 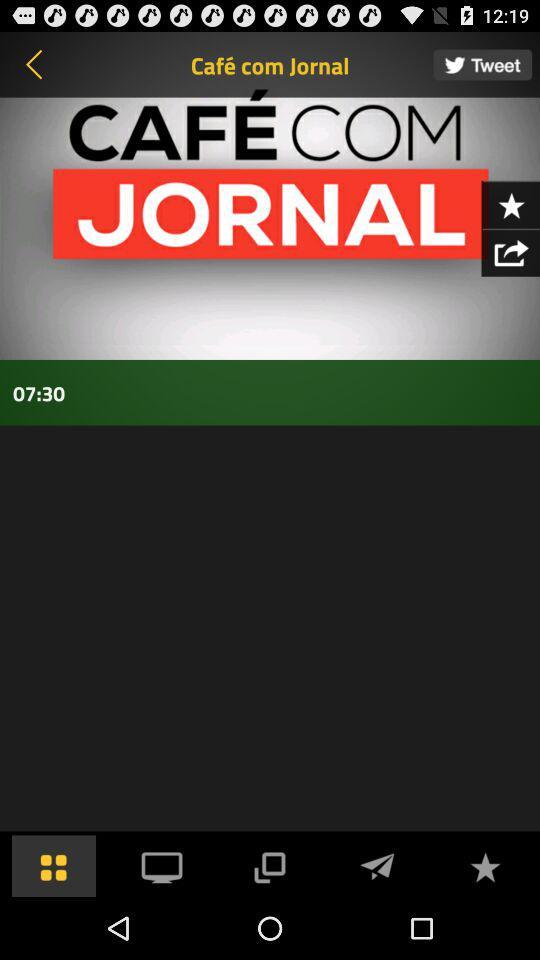 I want to click on to favorites, so click(x=484, y=864).